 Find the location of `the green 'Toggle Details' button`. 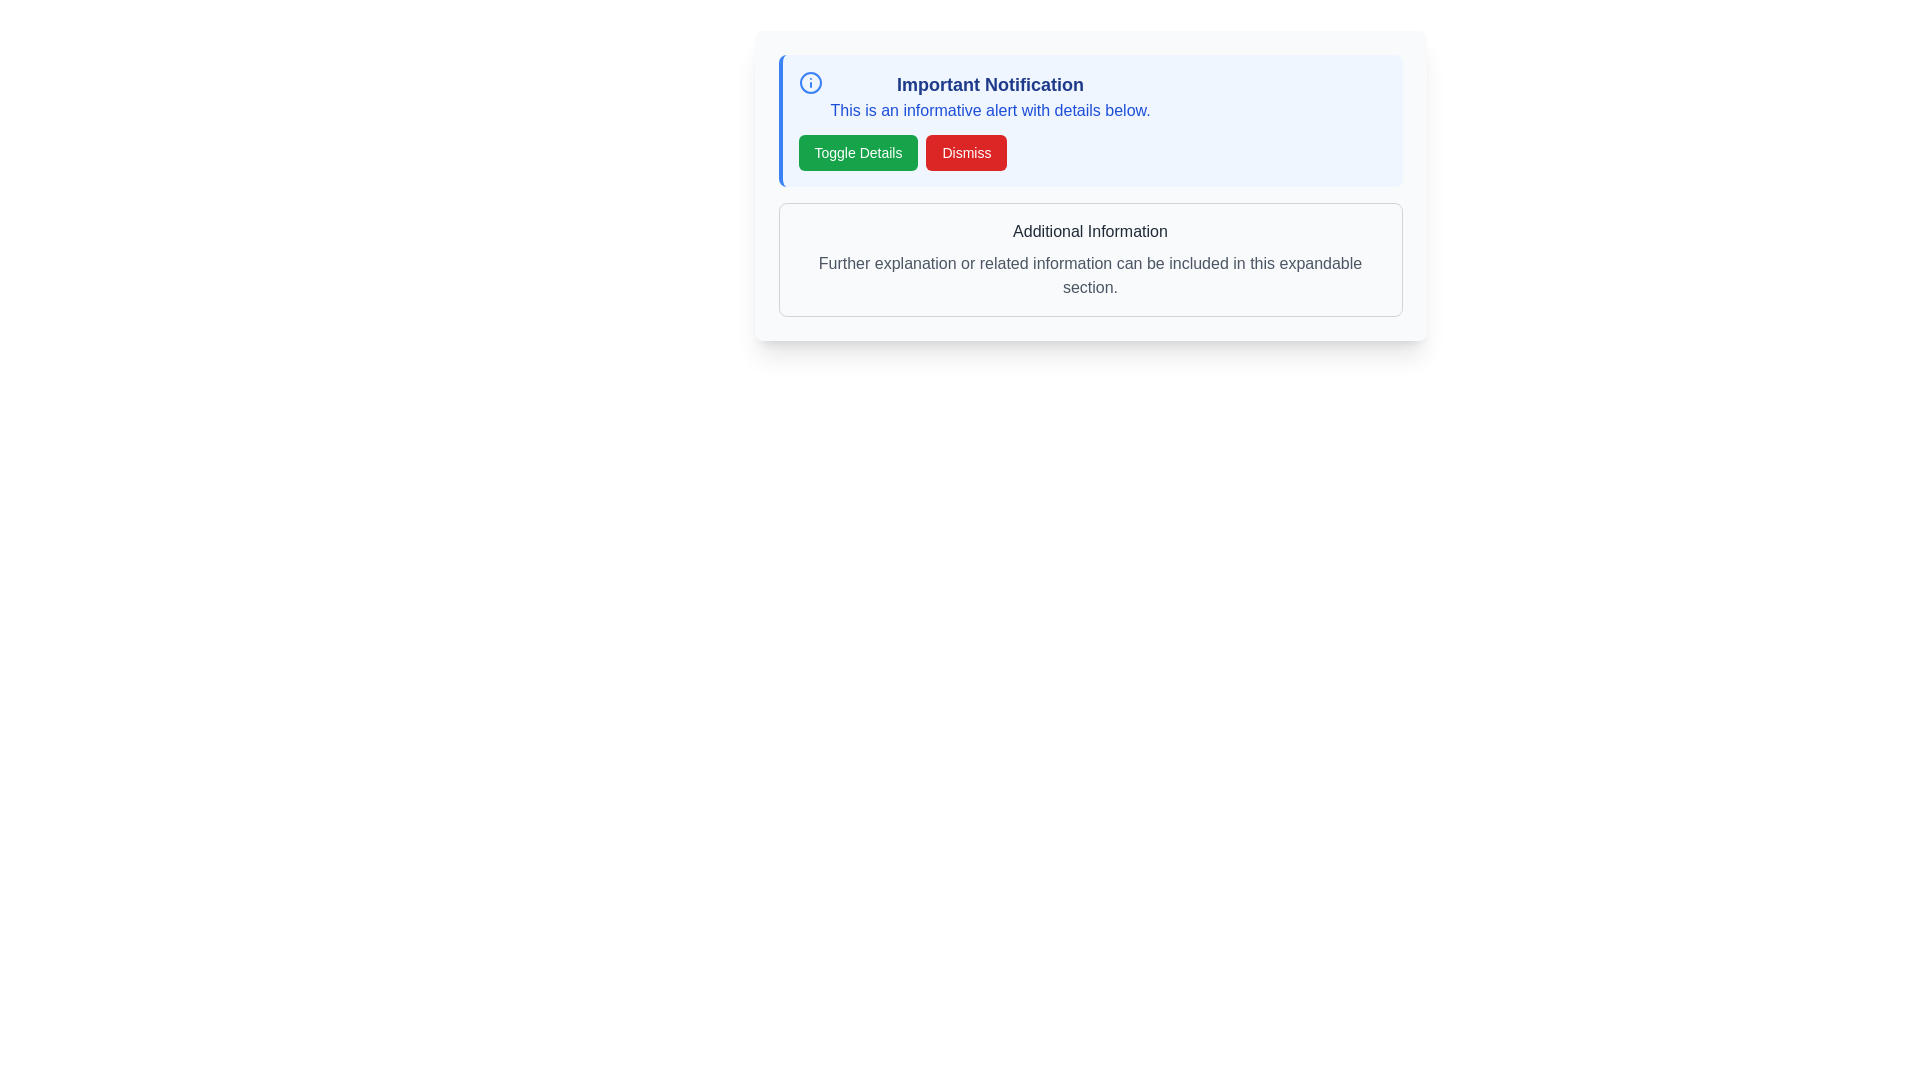

the green 'Toggle Details' button is located at coordinates (858, 152).